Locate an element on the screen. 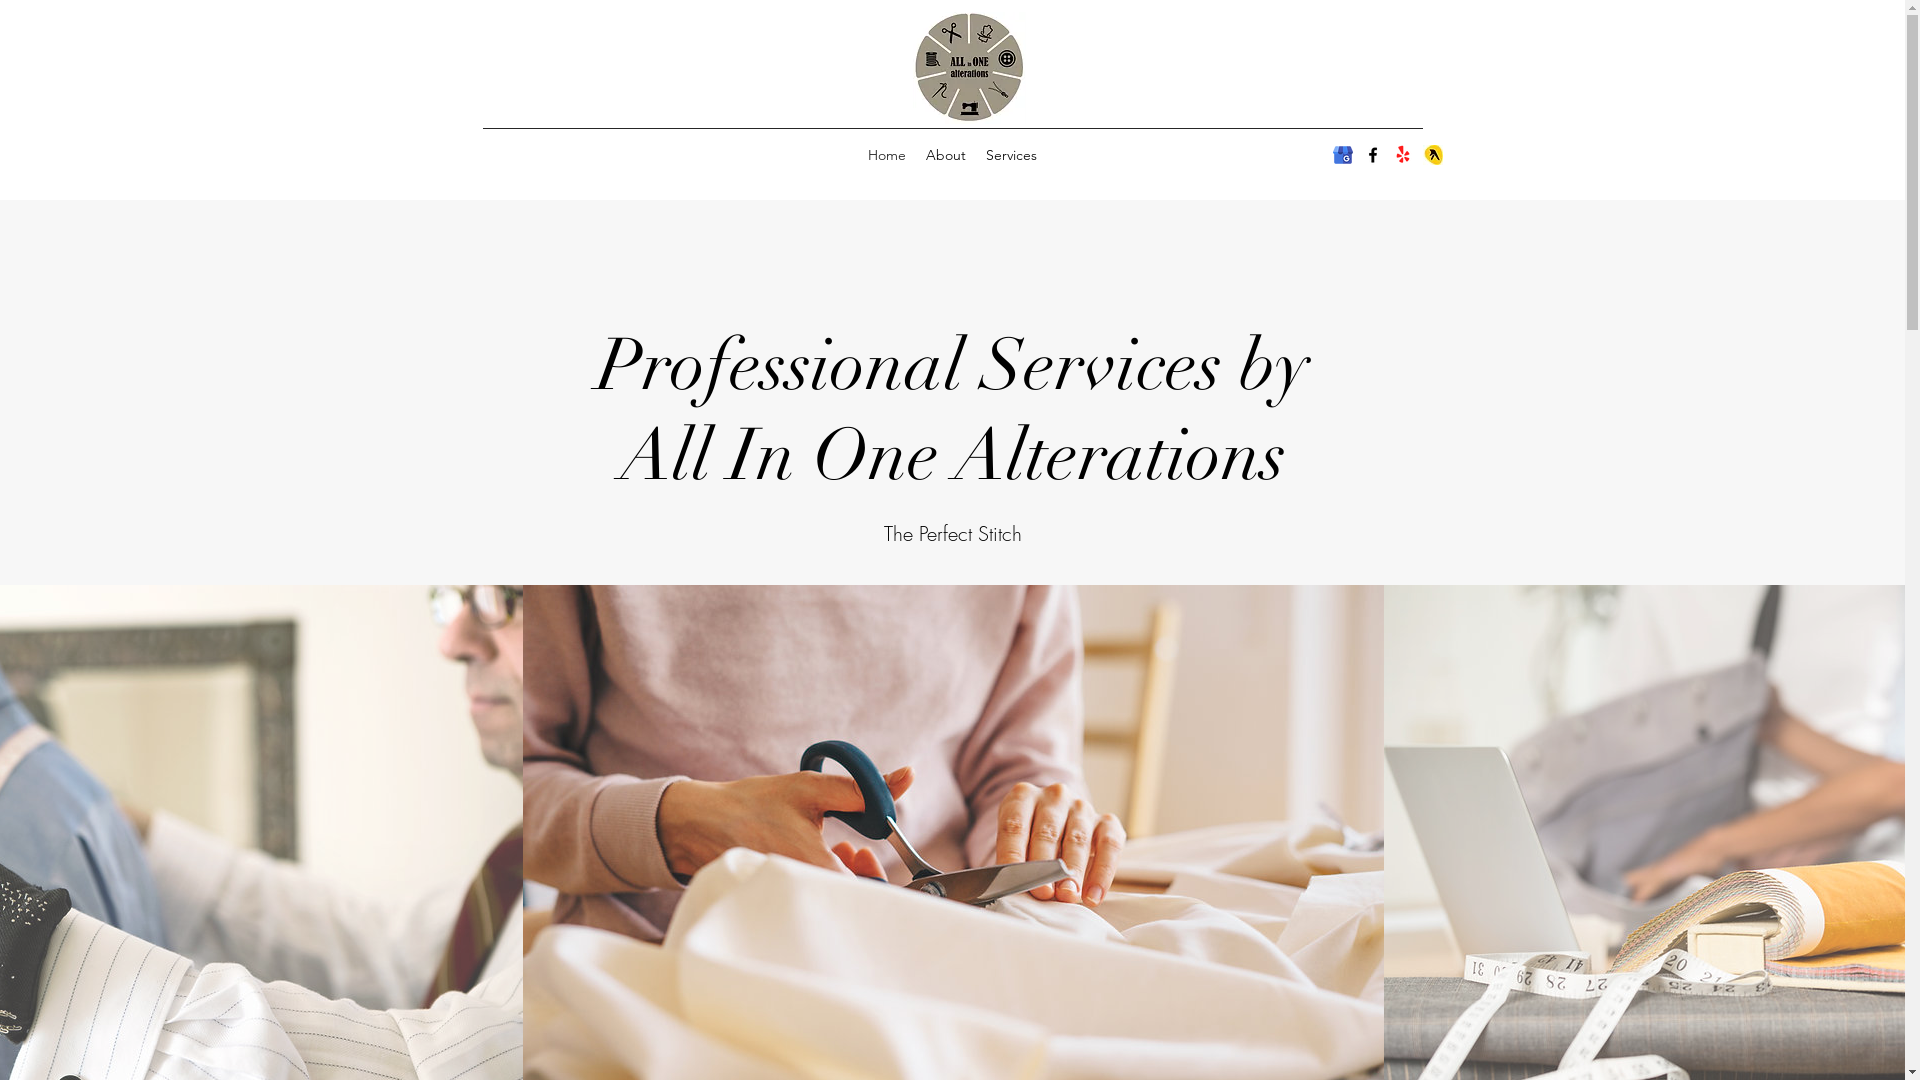 The height and width of the screenshot is (1080, 1920). 'About' is located at coordinates (915, 153).